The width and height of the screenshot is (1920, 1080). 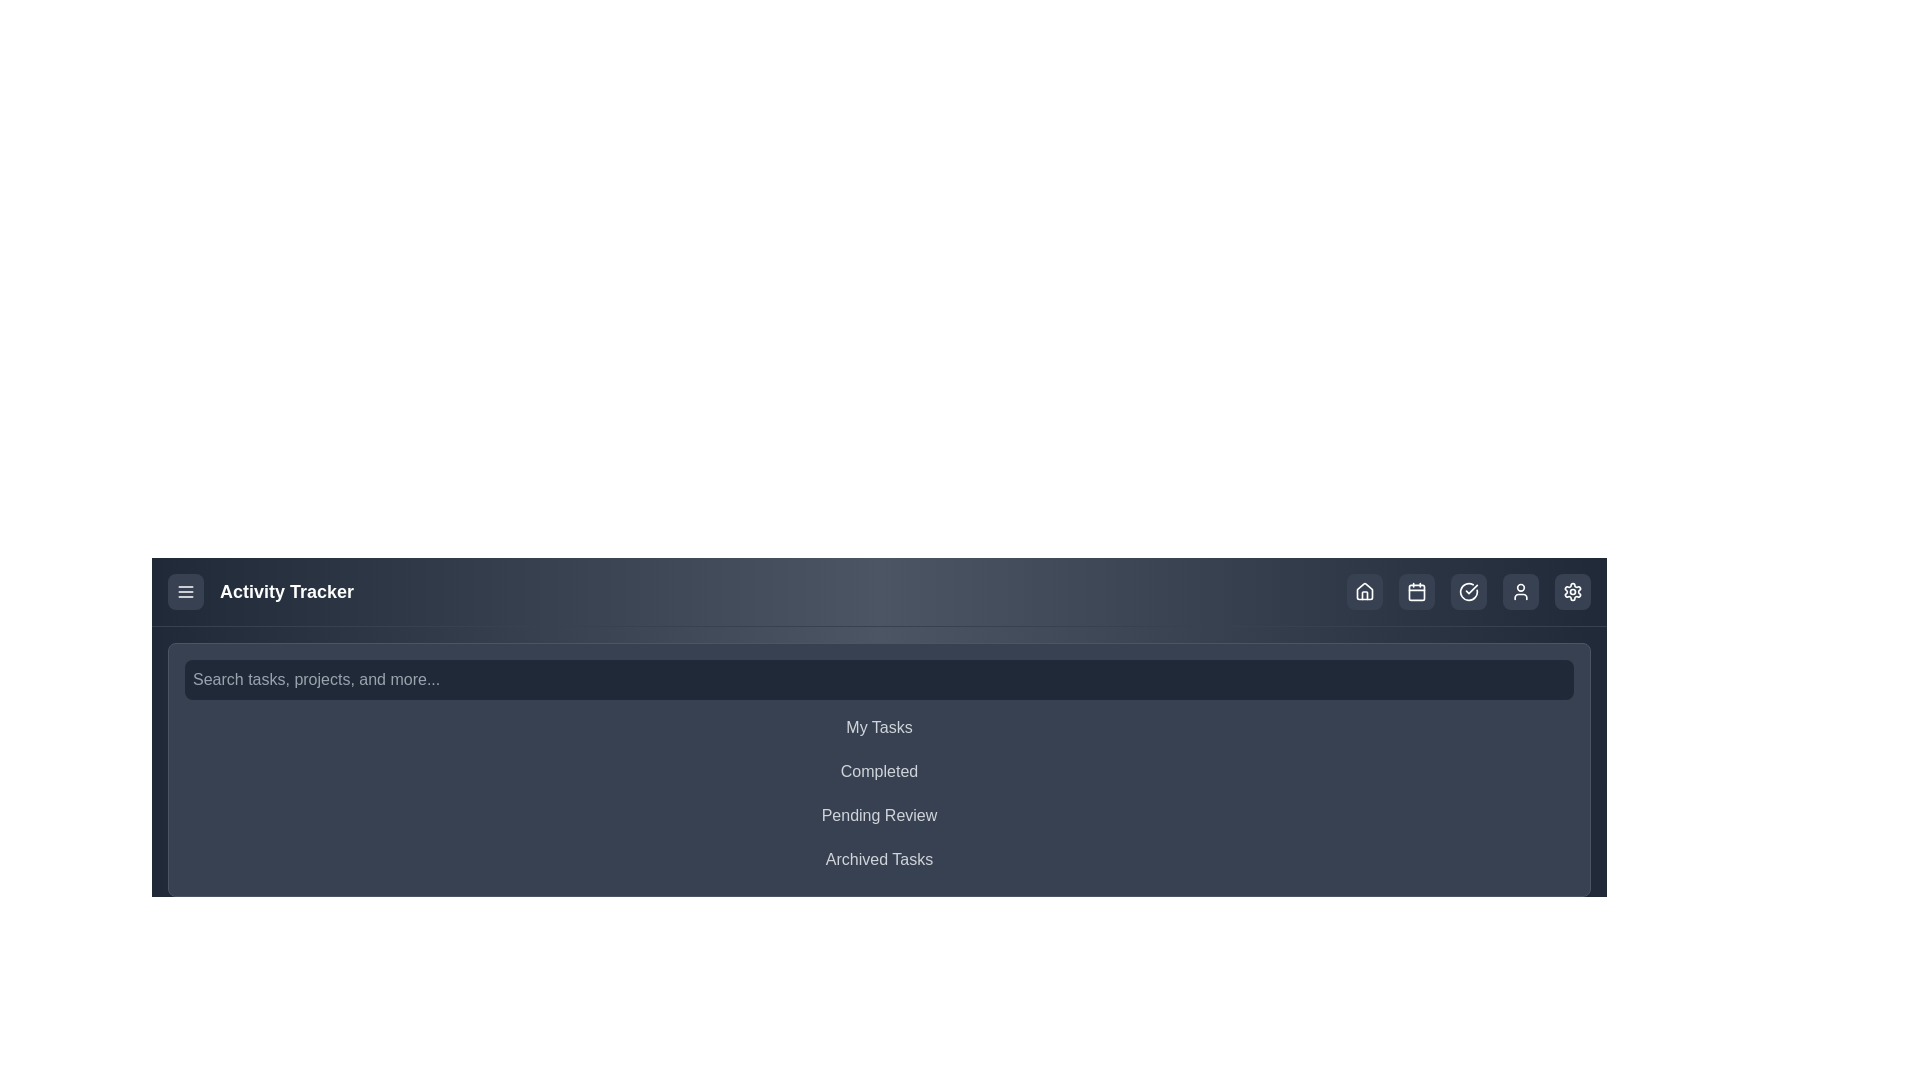 I want to click on the task category Completed from the list, so click(x=879, y=770).